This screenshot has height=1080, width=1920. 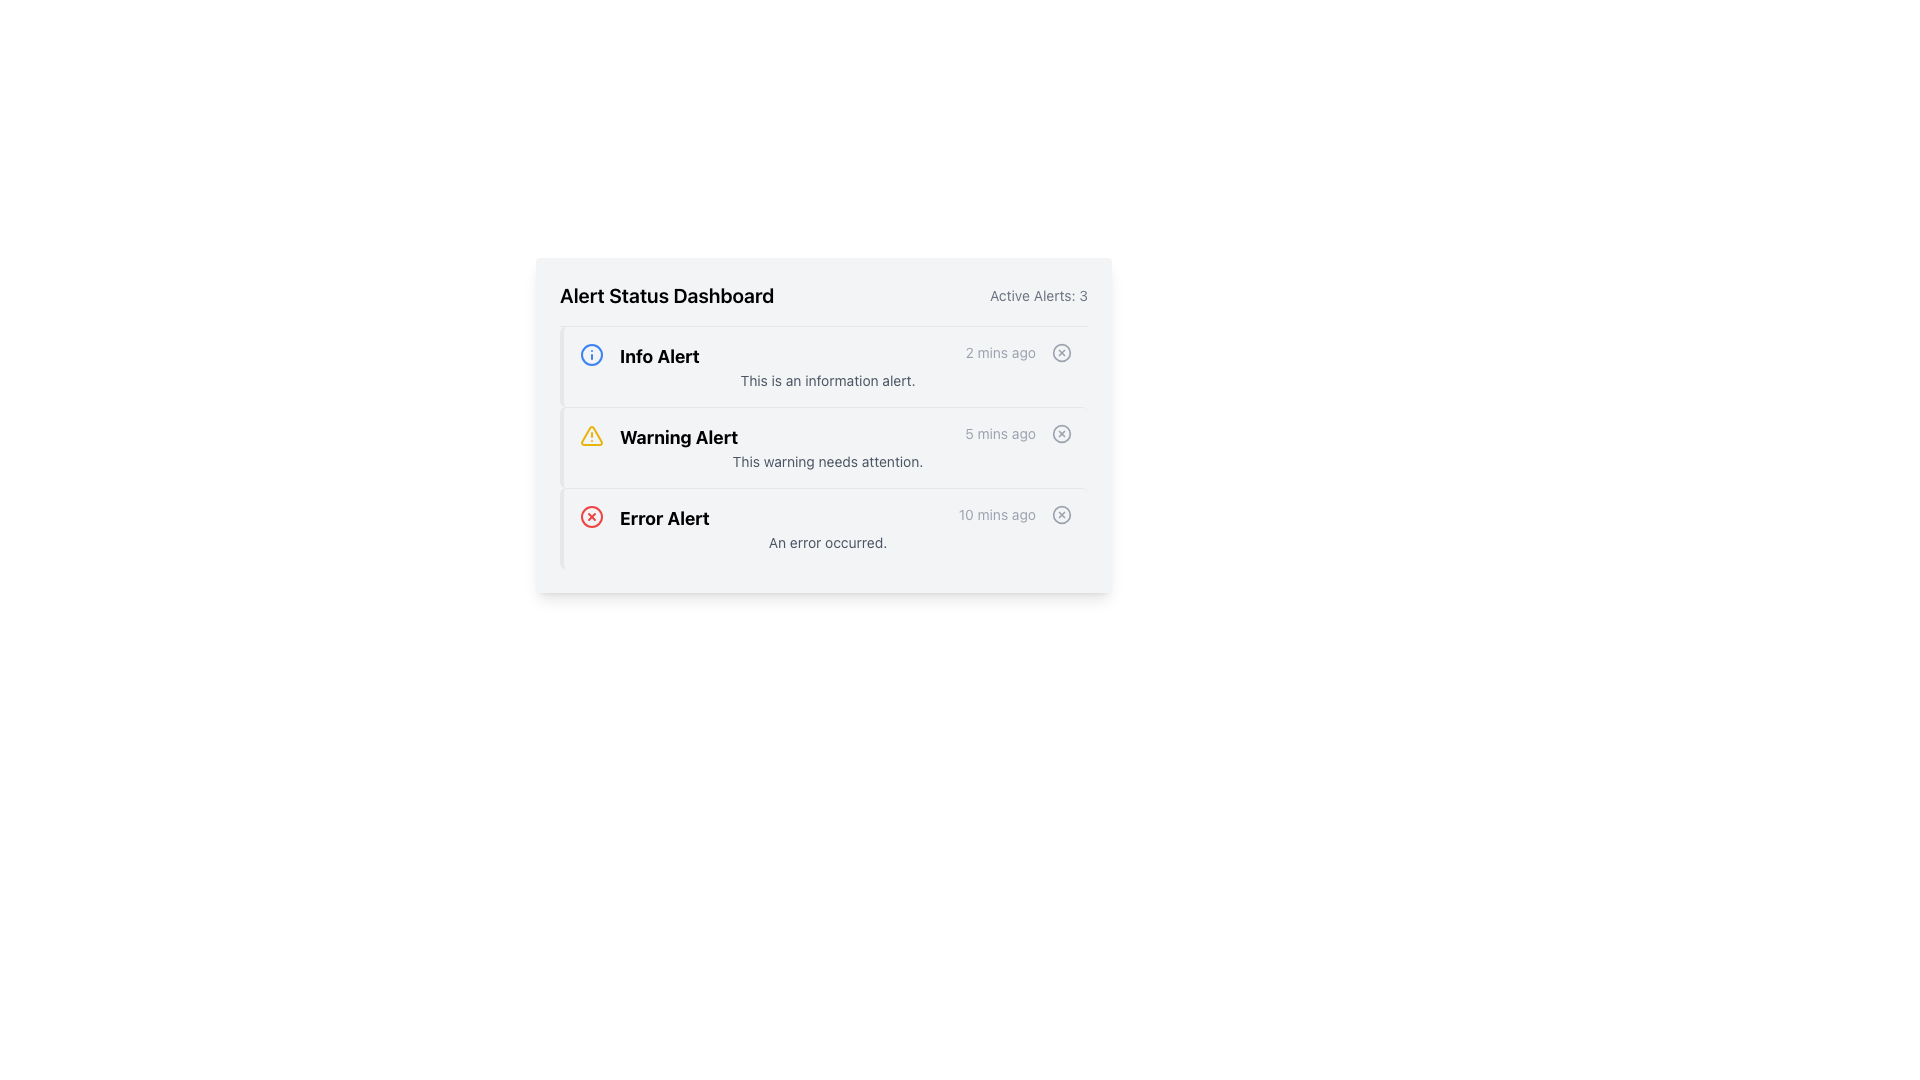 I want to click on the outermost circular SVG element that serves as the base shape or border for the 'Info Alert' icon, located to the left of the 'Info Alert' label in the 'Alert Status Dashboard', so click(x=590, y=353).